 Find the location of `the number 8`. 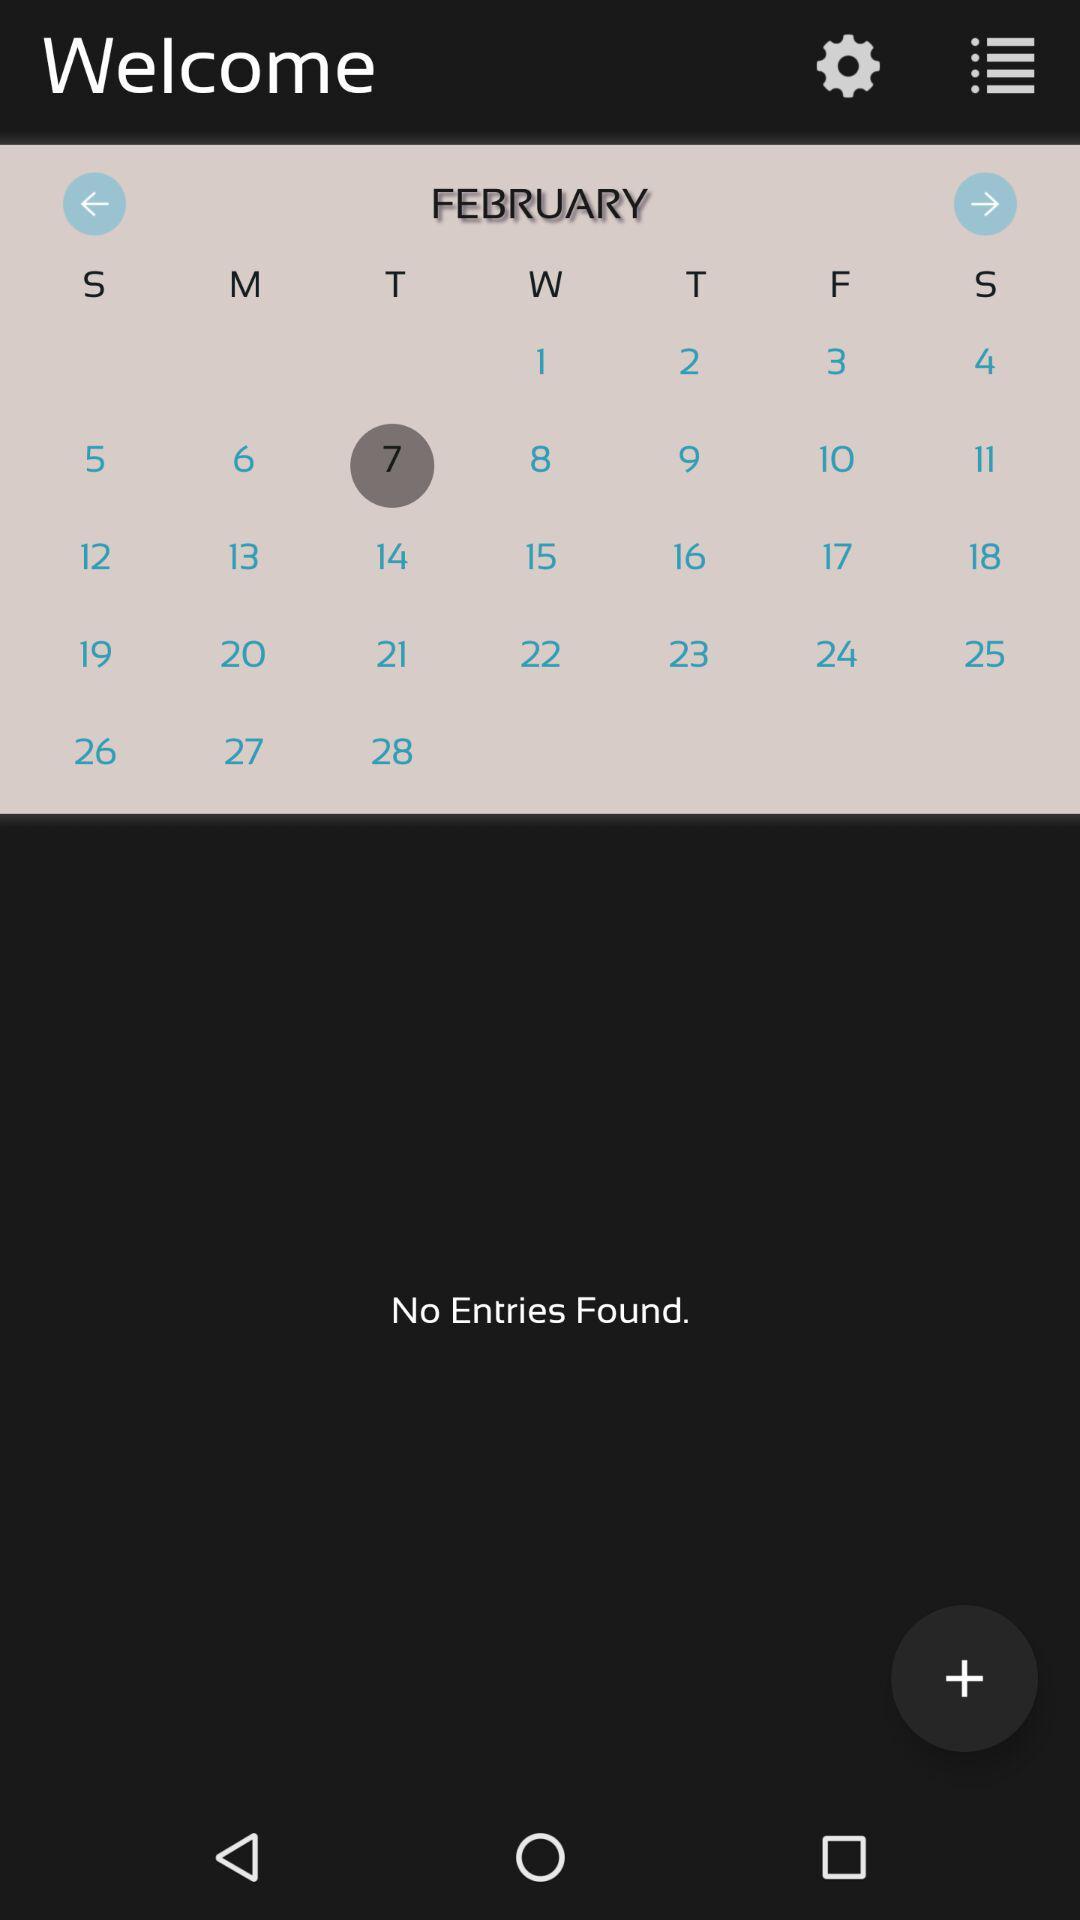

the number 8 is located at coordinates (540, 464).